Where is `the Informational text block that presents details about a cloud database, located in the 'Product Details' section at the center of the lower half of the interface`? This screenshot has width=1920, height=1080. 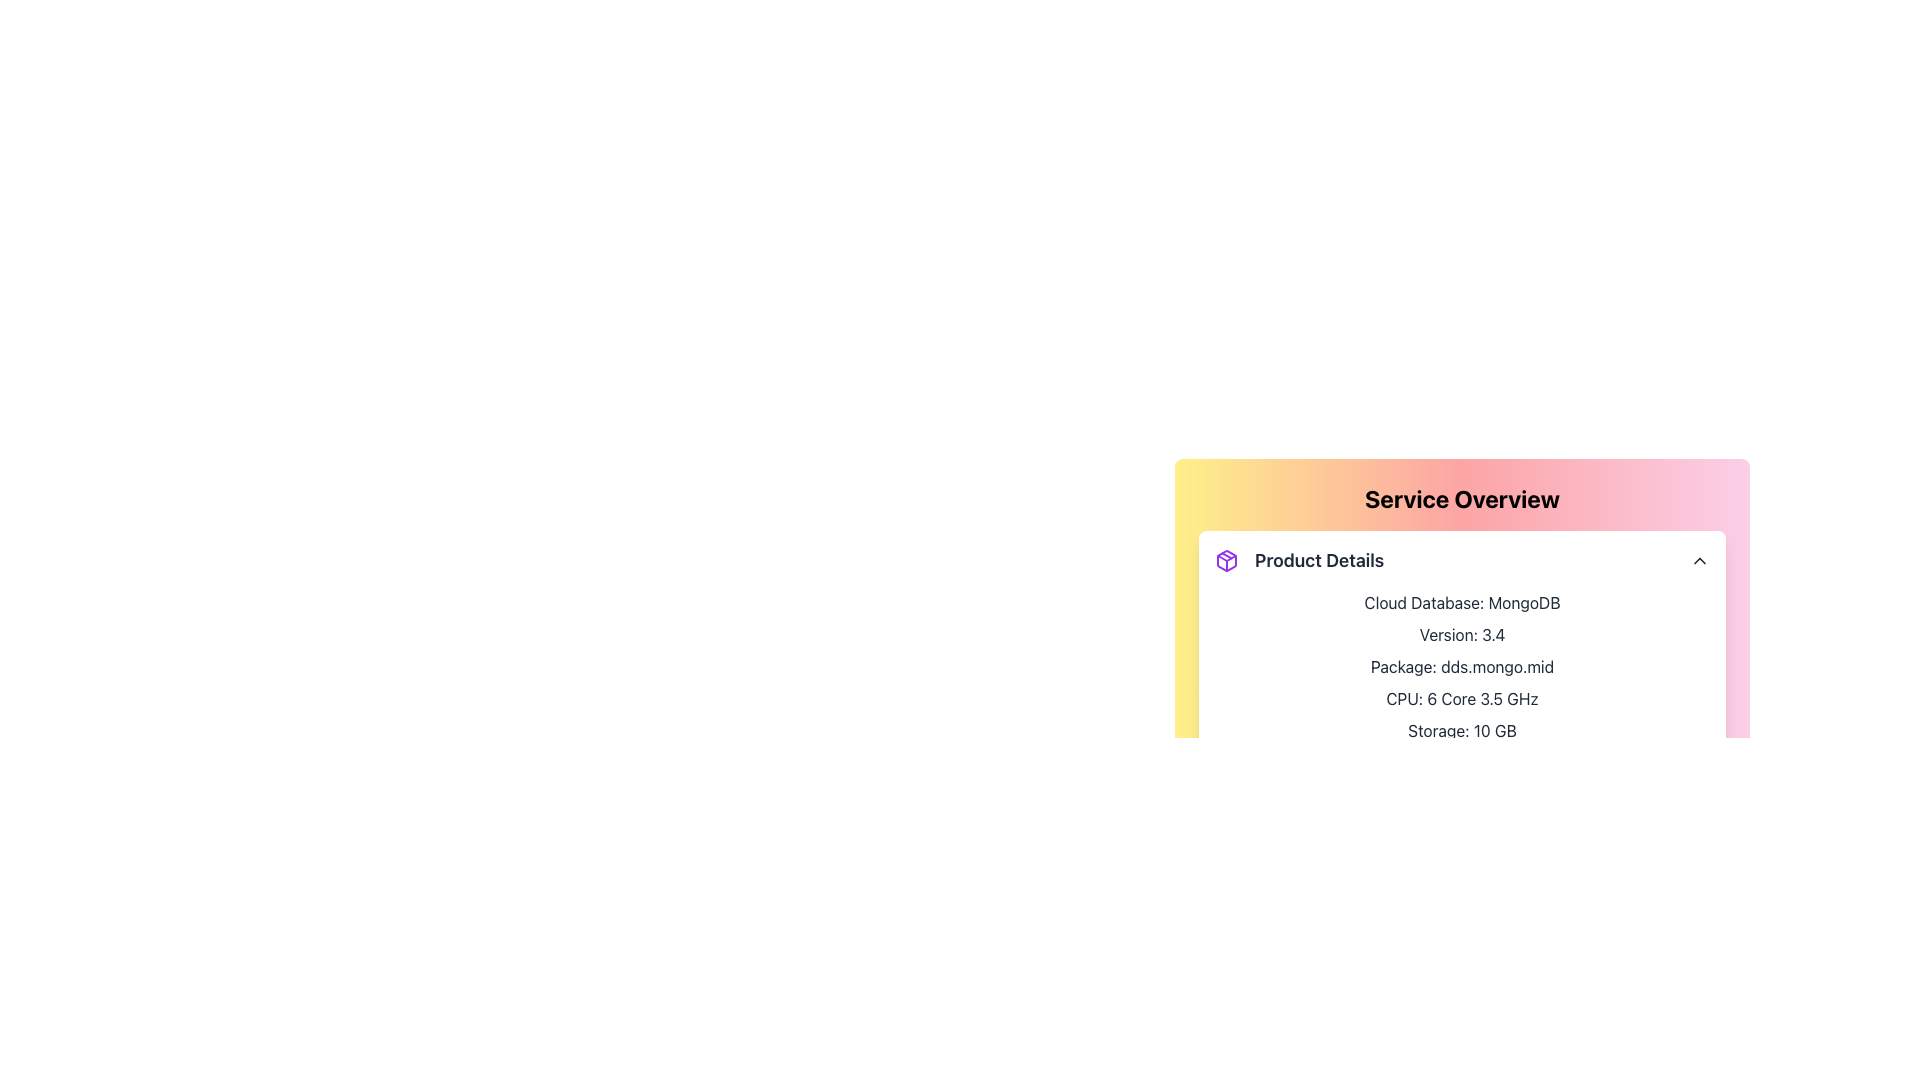
the Informational text block that presents details about a cloud database, located in the 'Product Details' section at the center of the lower half of the interface is located at coordinates (1462, 667).